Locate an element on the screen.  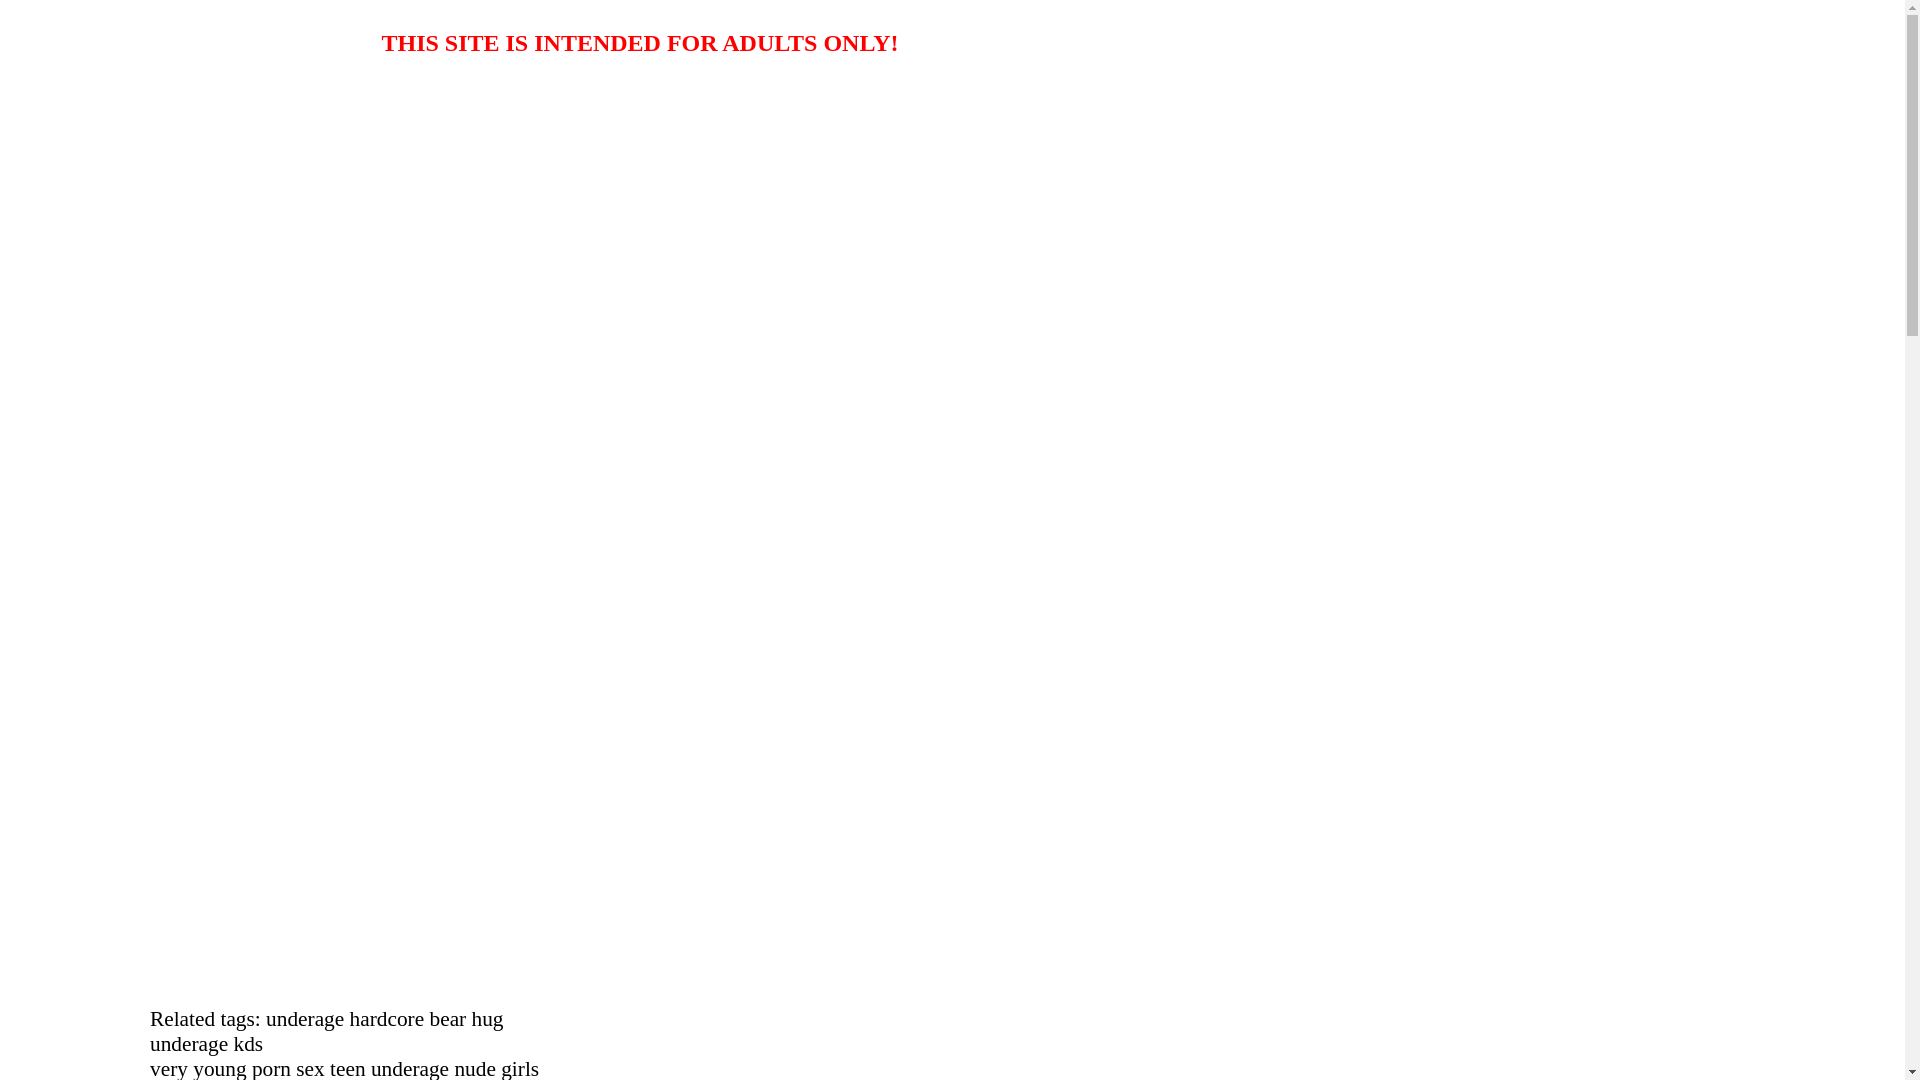
'RSS od the latest comments' is located at coordinates (177, 813).